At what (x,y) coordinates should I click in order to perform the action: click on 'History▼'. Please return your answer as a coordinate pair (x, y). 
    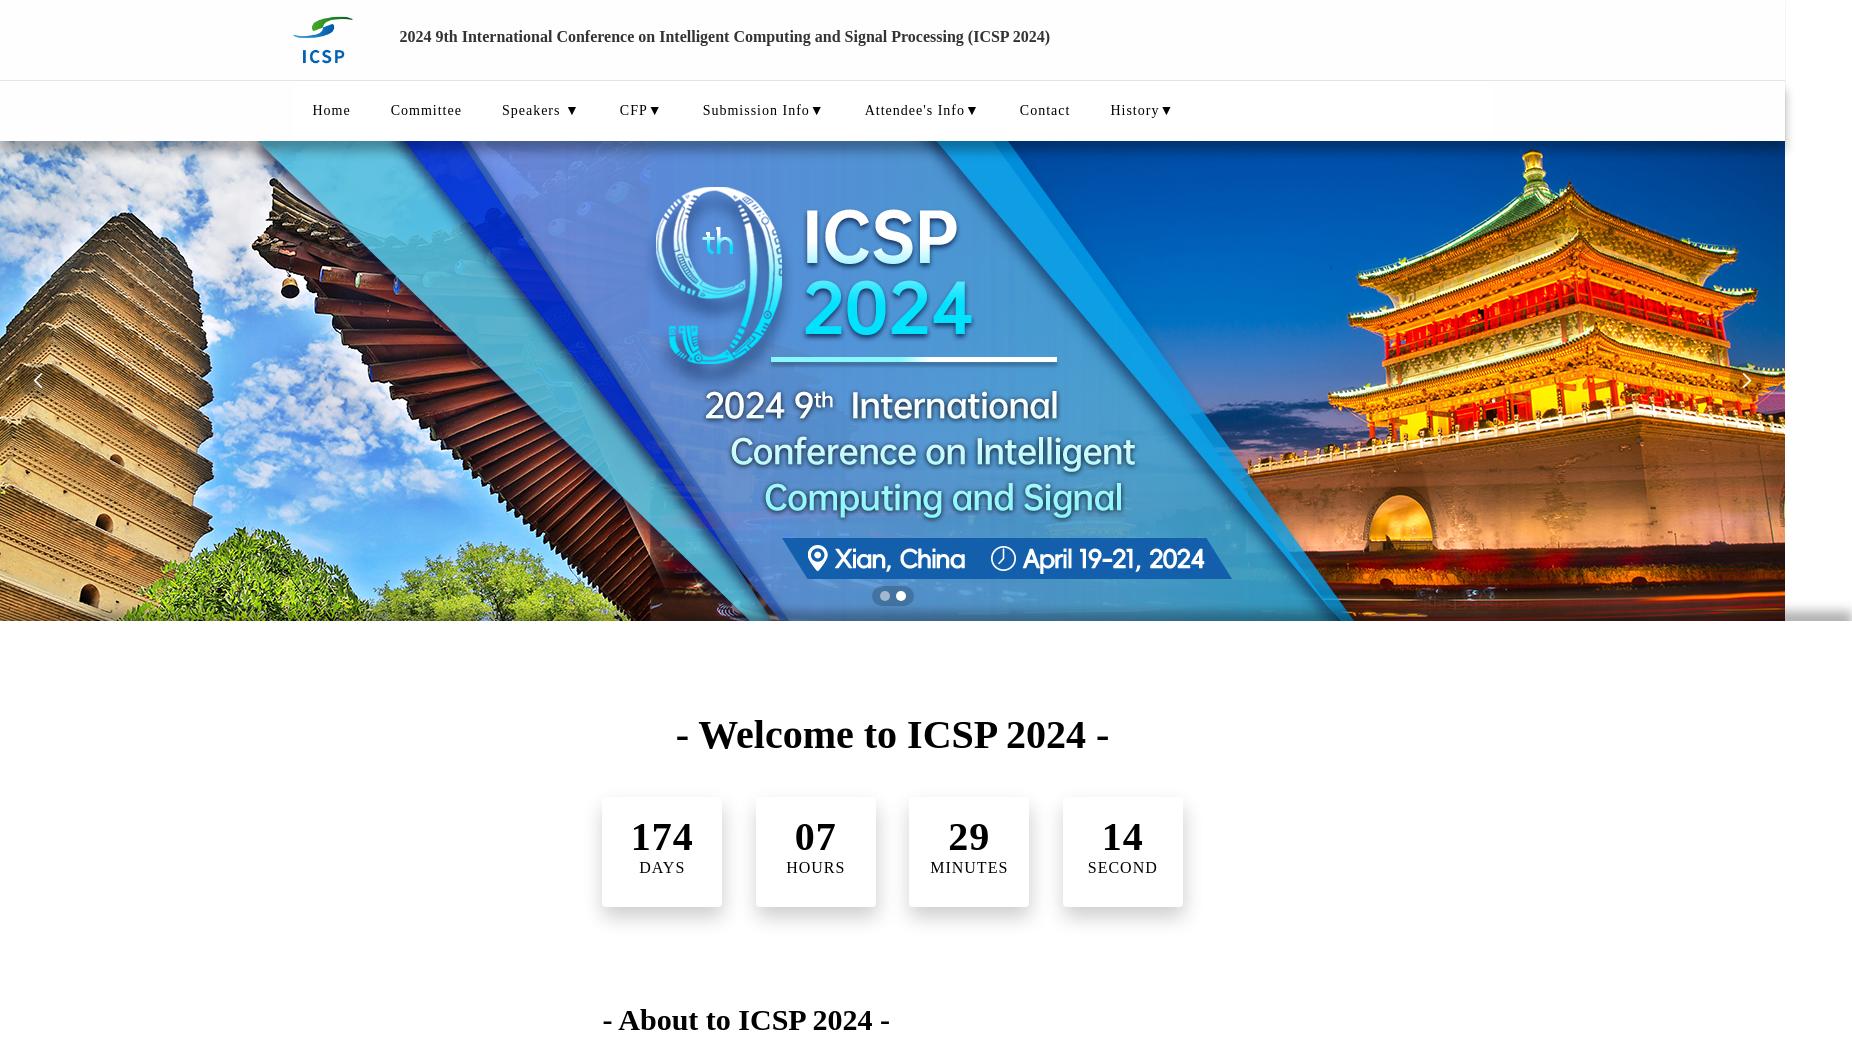
    Looking at the image, I should click on (1140, 110).